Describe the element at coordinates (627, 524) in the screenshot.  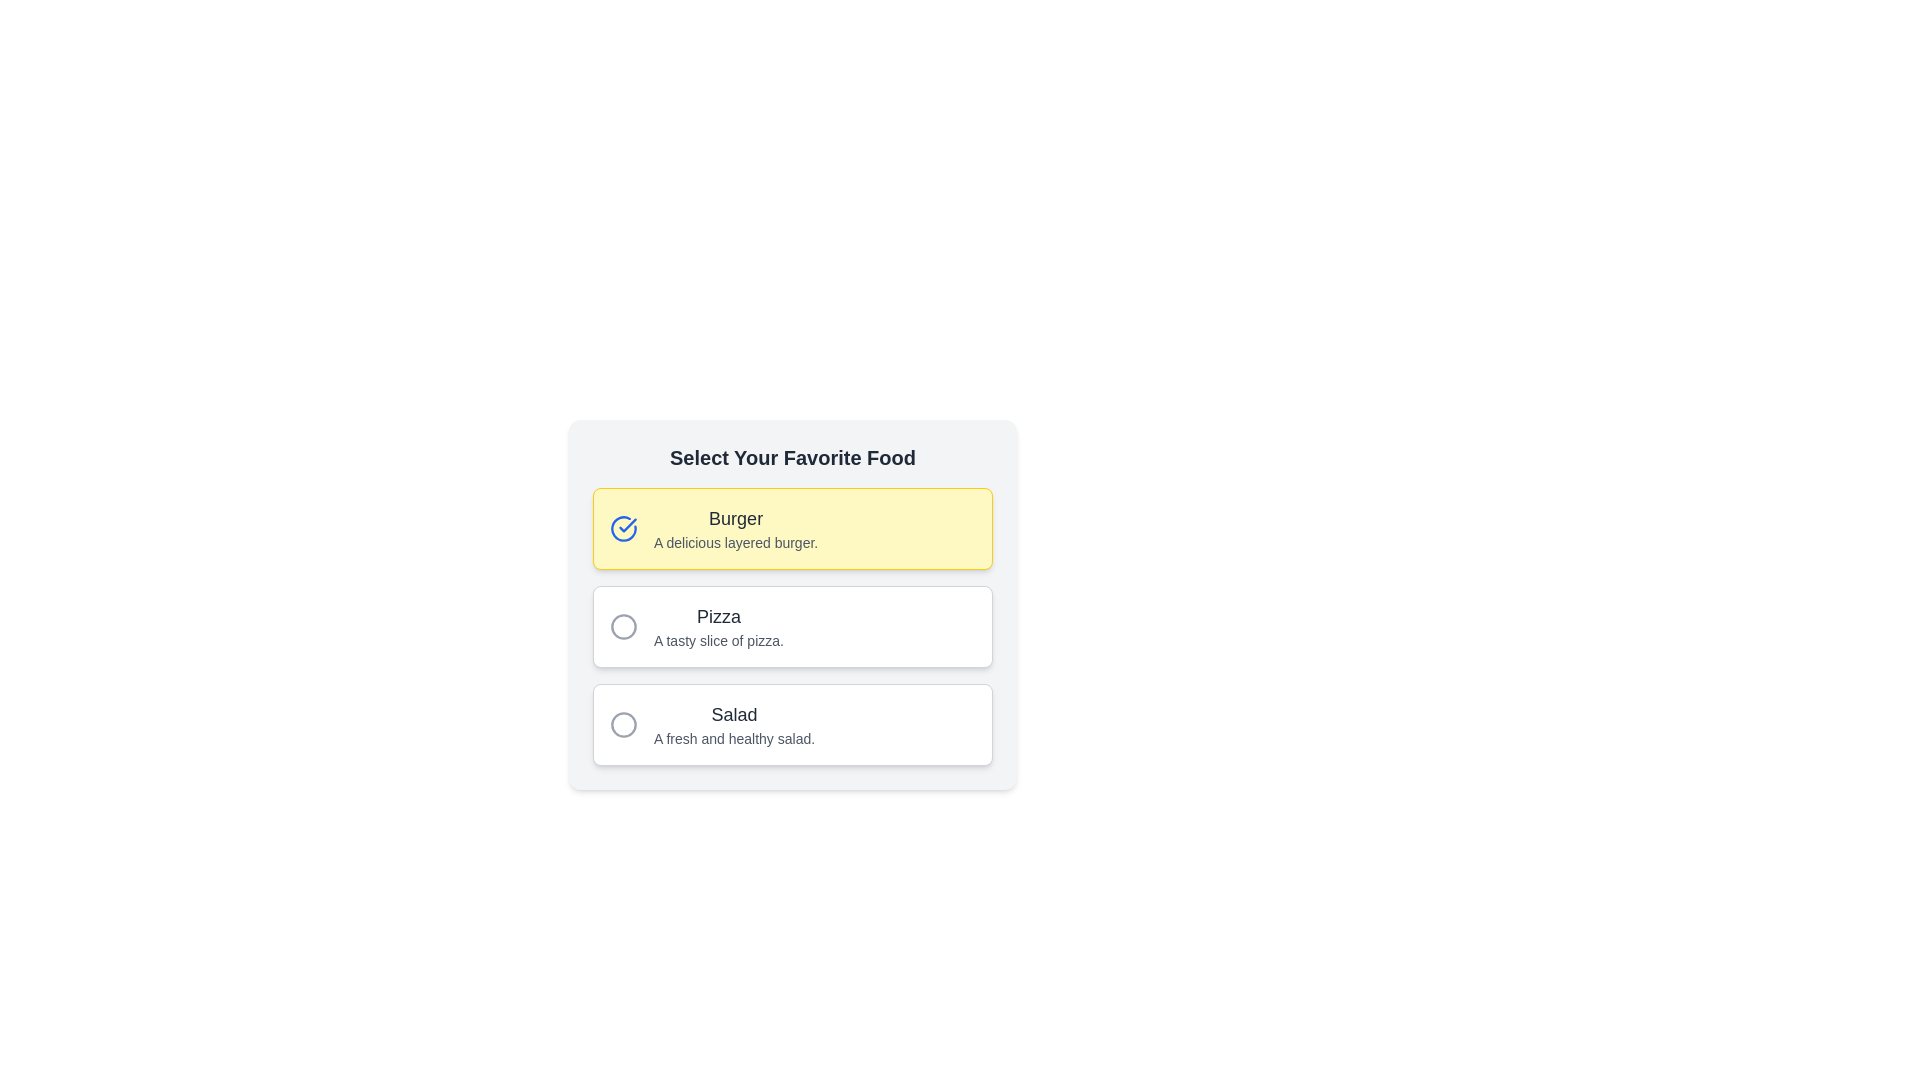
I see `the checkmark icon indicating the selection of the associated food option located inside a circular icon to the left of the 'Burger' option in the 'Select Your Favorite Food' questionnaire` at that location.